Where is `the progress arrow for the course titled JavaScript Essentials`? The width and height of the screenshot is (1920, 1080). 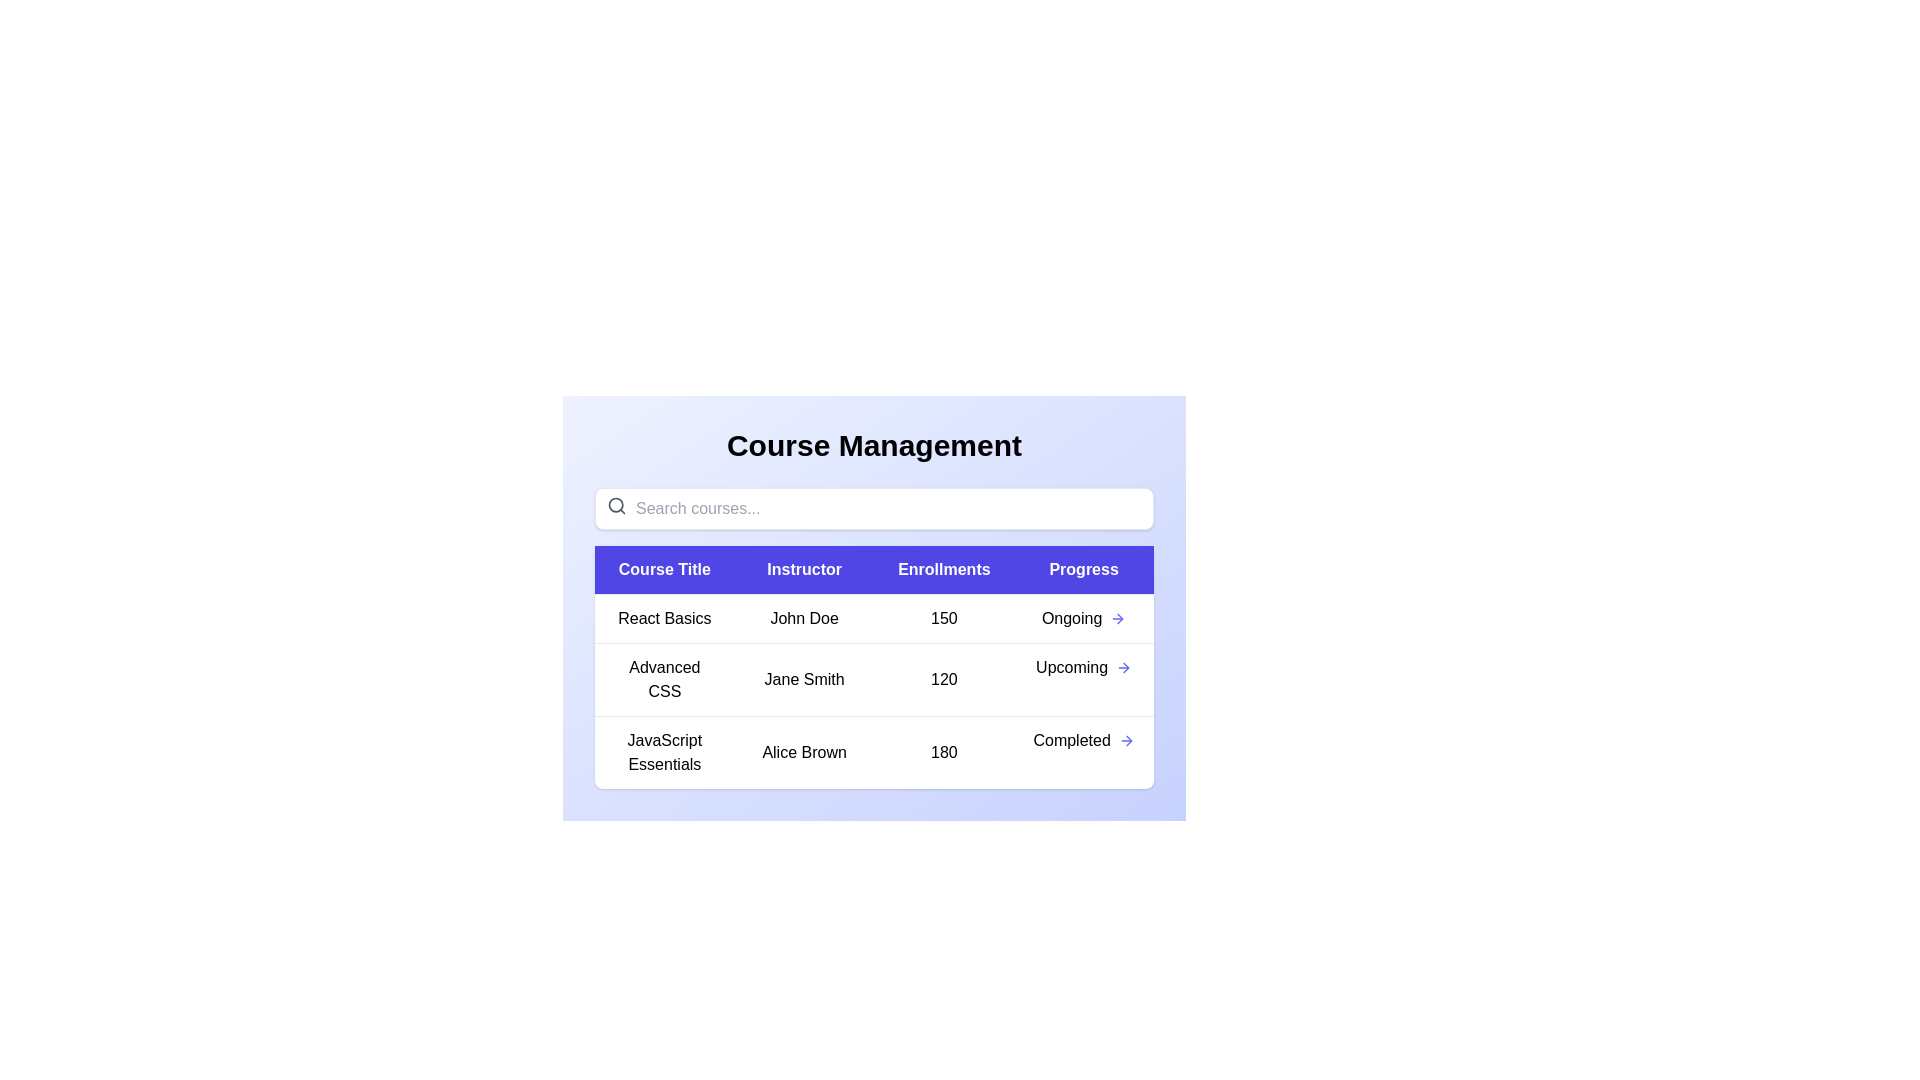
the progress arrow for the course titled JavaScript Essentials is located at coordinates (1126, 740).